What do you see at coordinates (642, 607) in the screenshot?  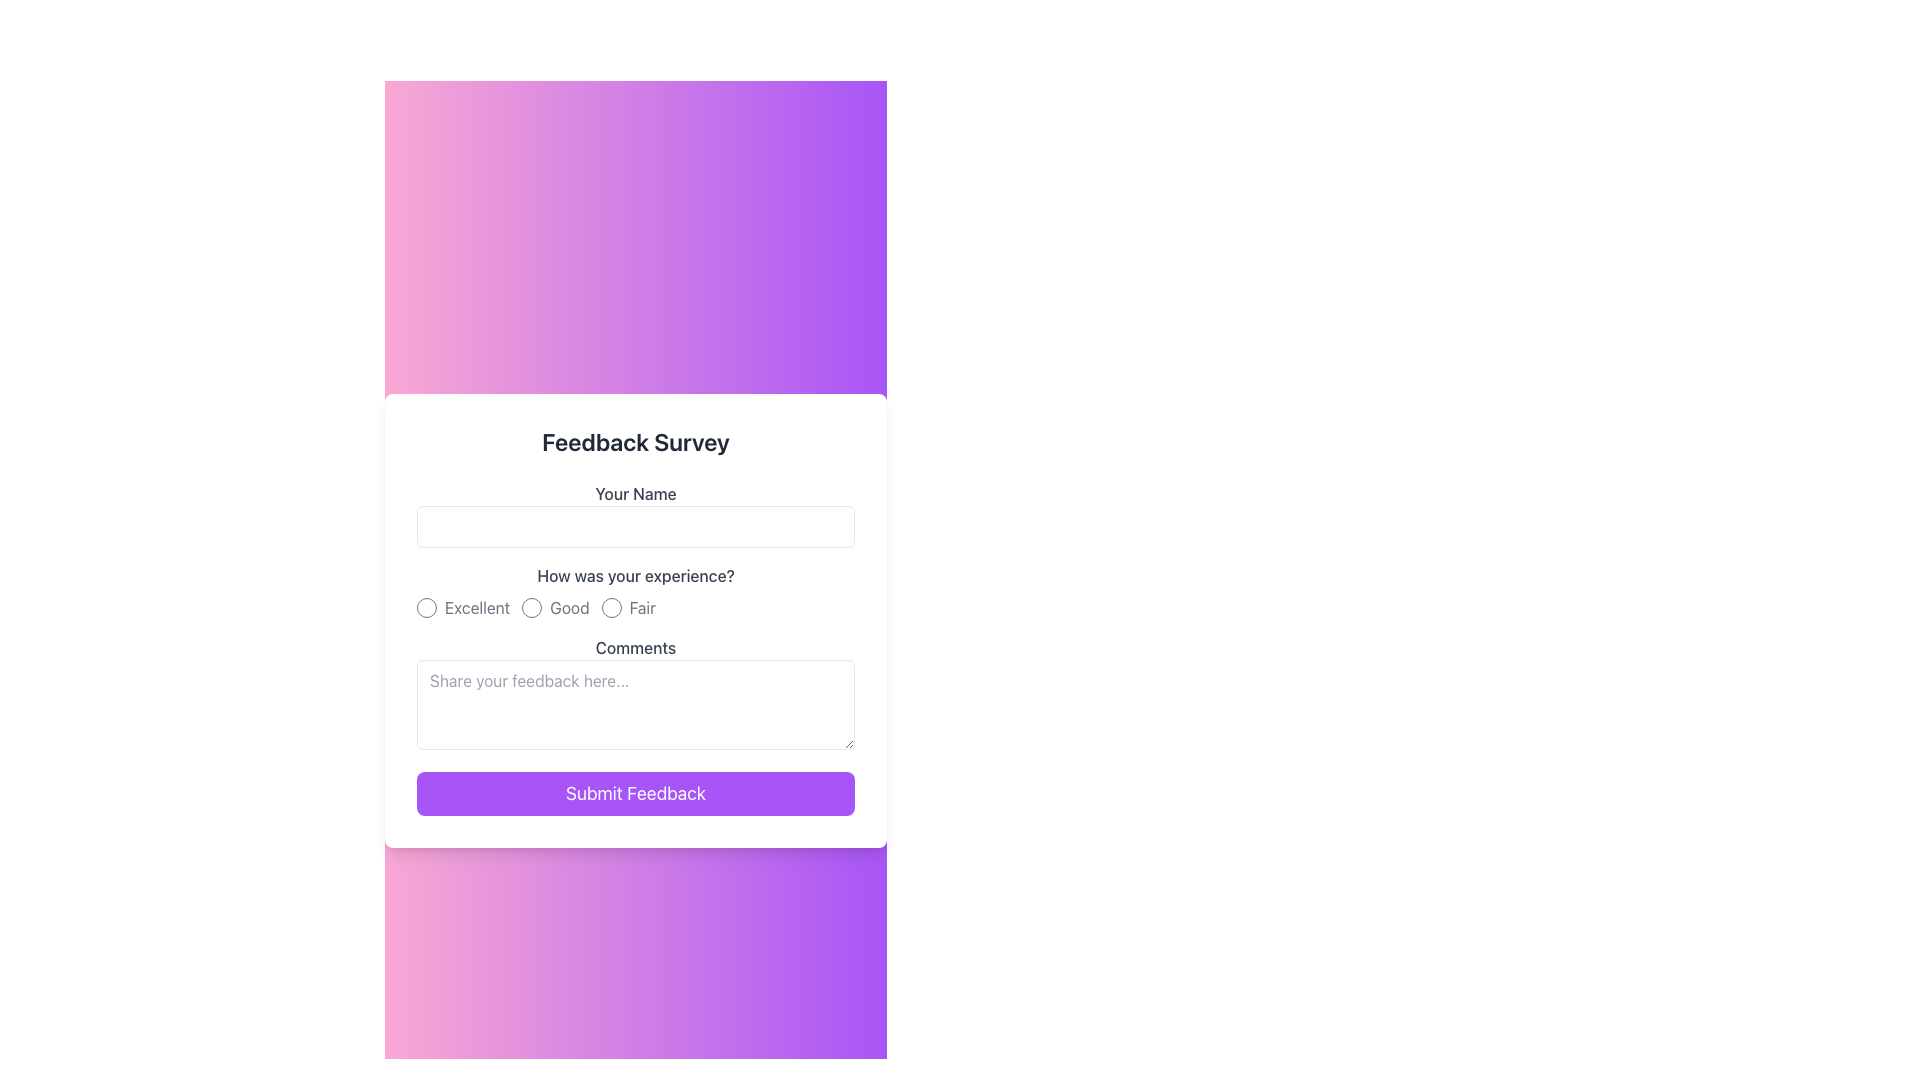 I see `the label for the third radio button option in the feedback survey form, which describes the option for 'How was your experience?'` at bounding box center [642, 607].